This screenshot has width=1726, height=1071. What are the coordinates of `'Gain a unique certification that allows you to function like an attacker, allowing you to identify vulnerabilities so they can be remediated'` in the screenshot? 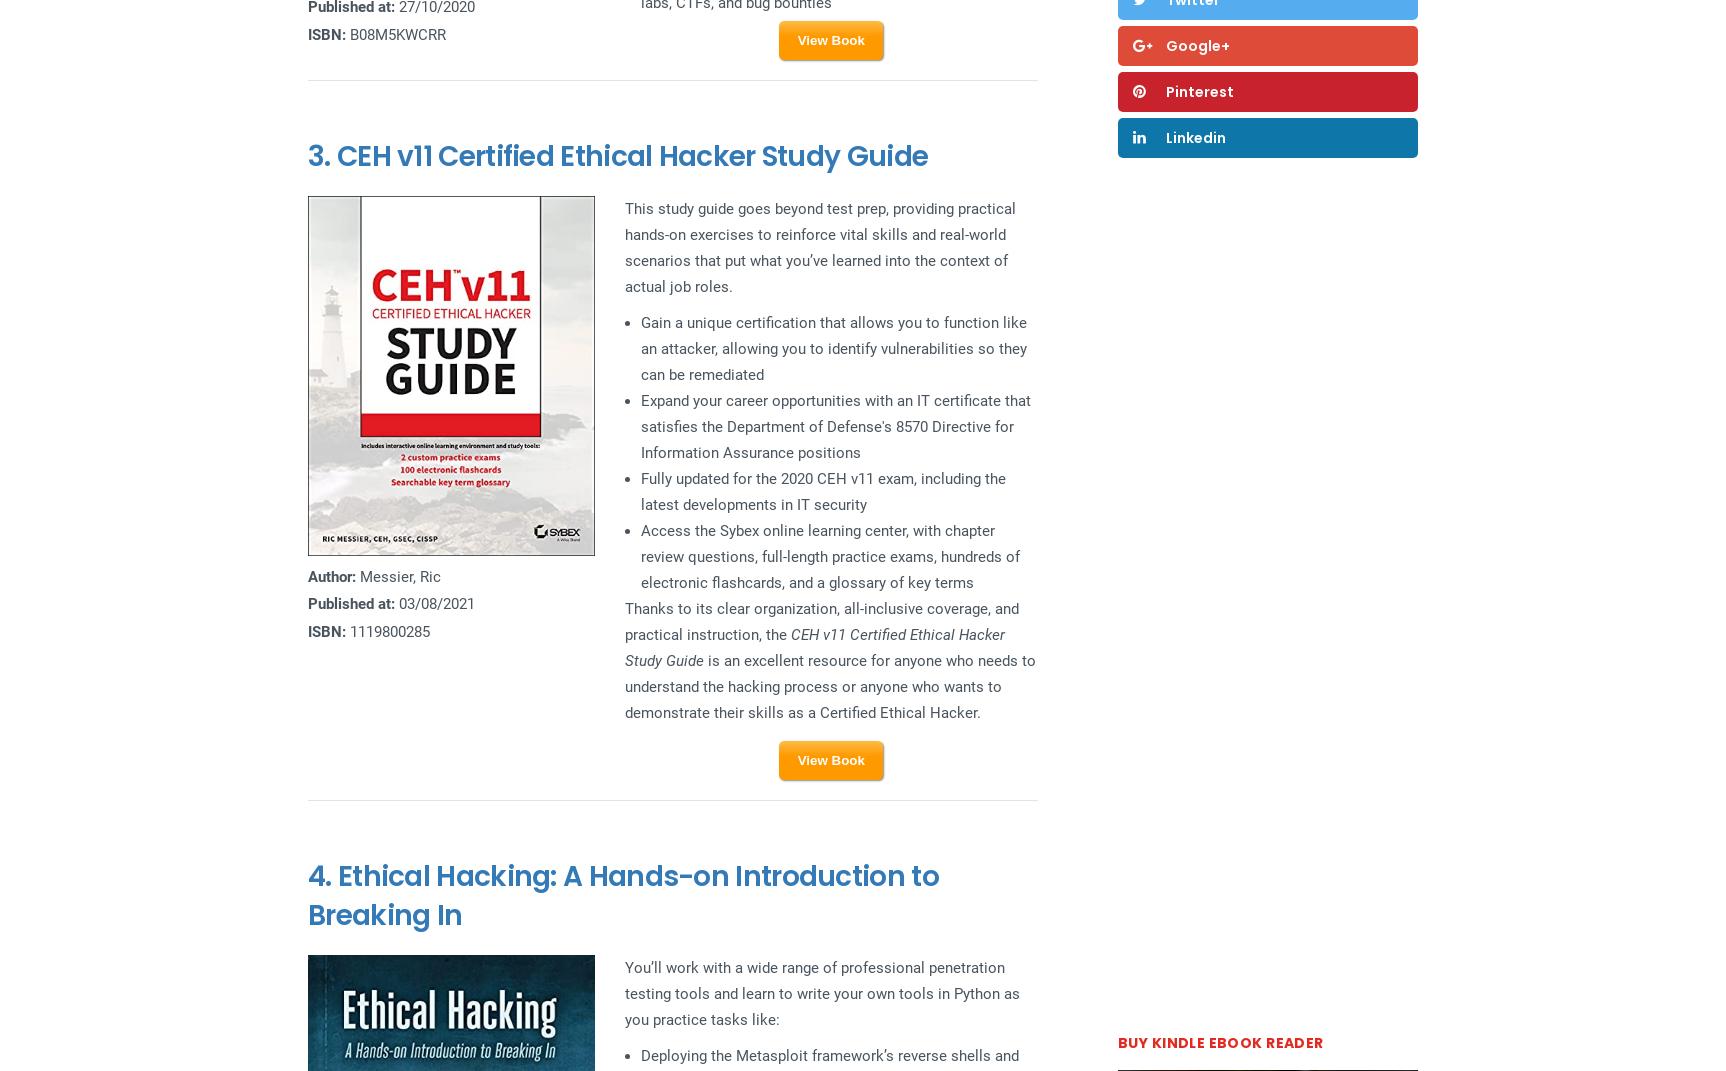 It's located at (639, 348).